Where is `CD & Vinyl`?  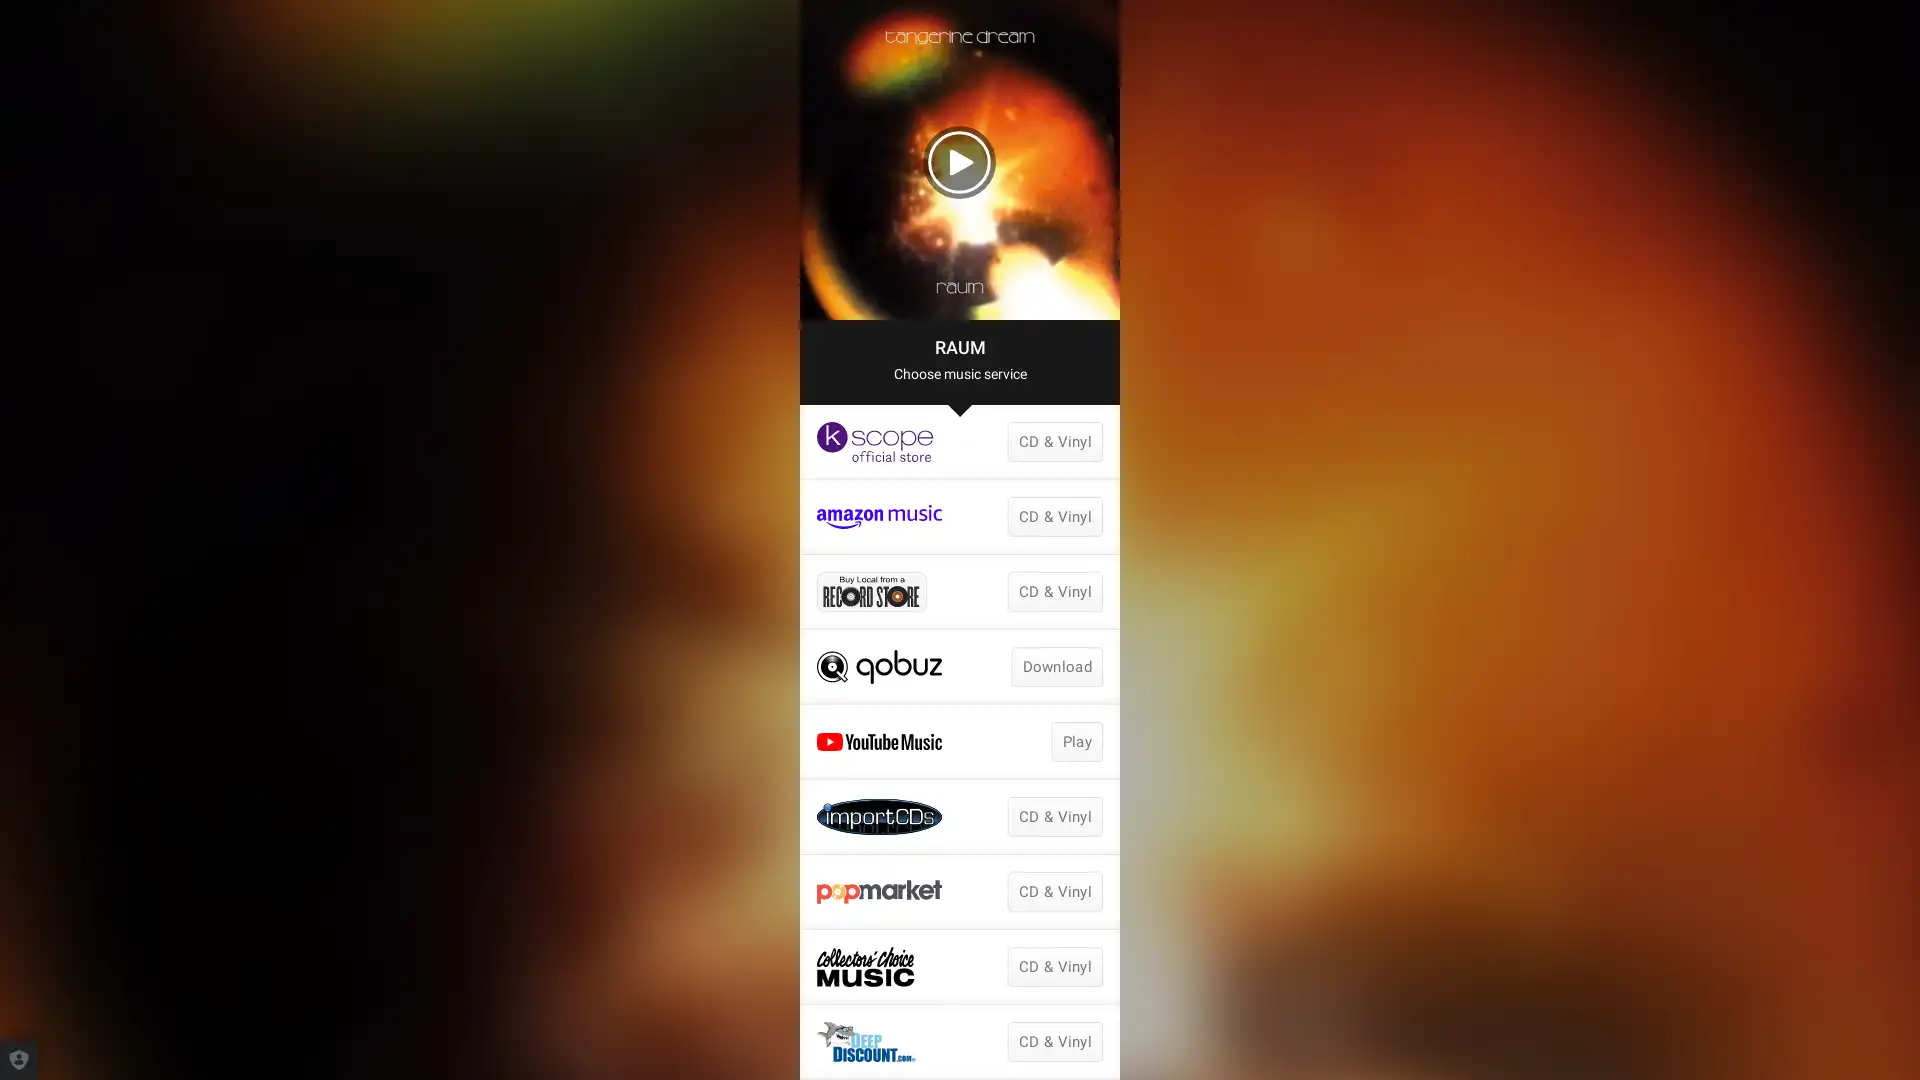
CD & Vinyl is located at coordinates (1054, 590).